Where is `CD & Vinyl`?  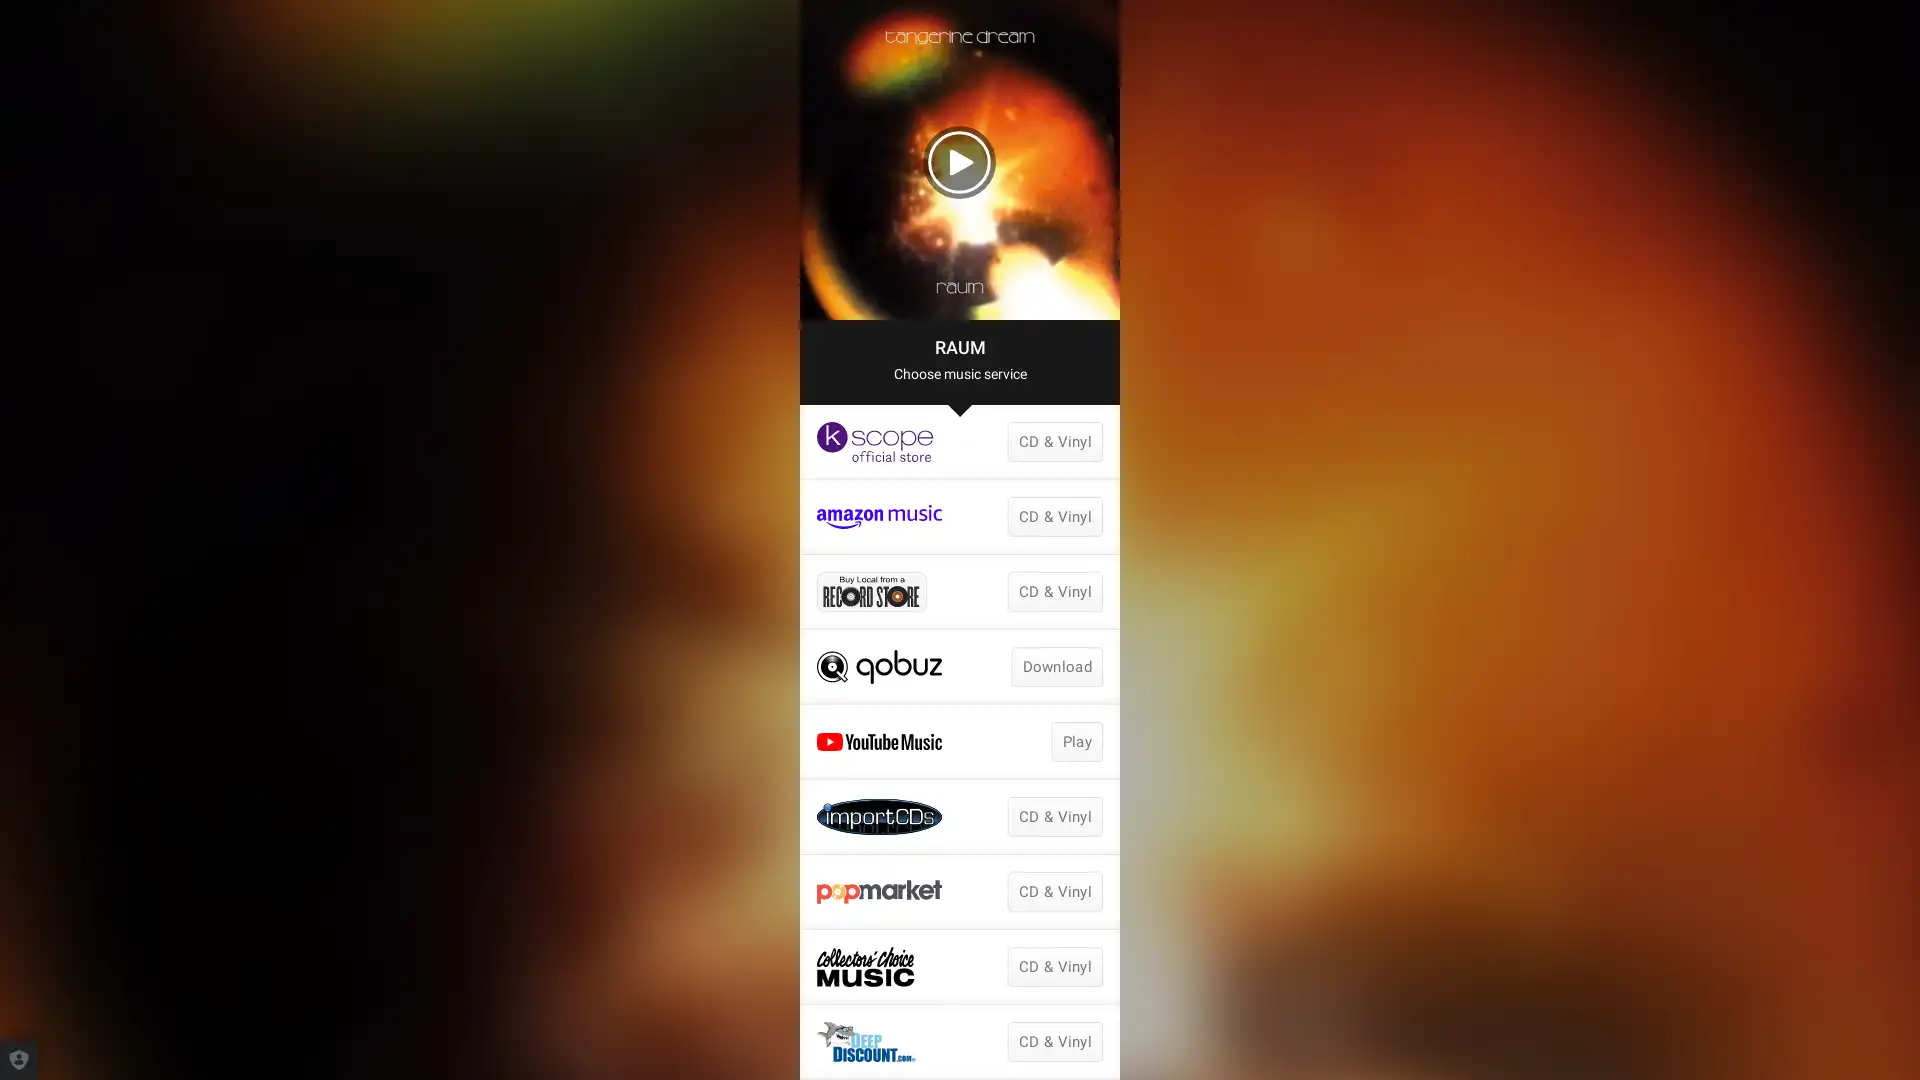
CD & Vinyl is located at coordinates (1054, 590).